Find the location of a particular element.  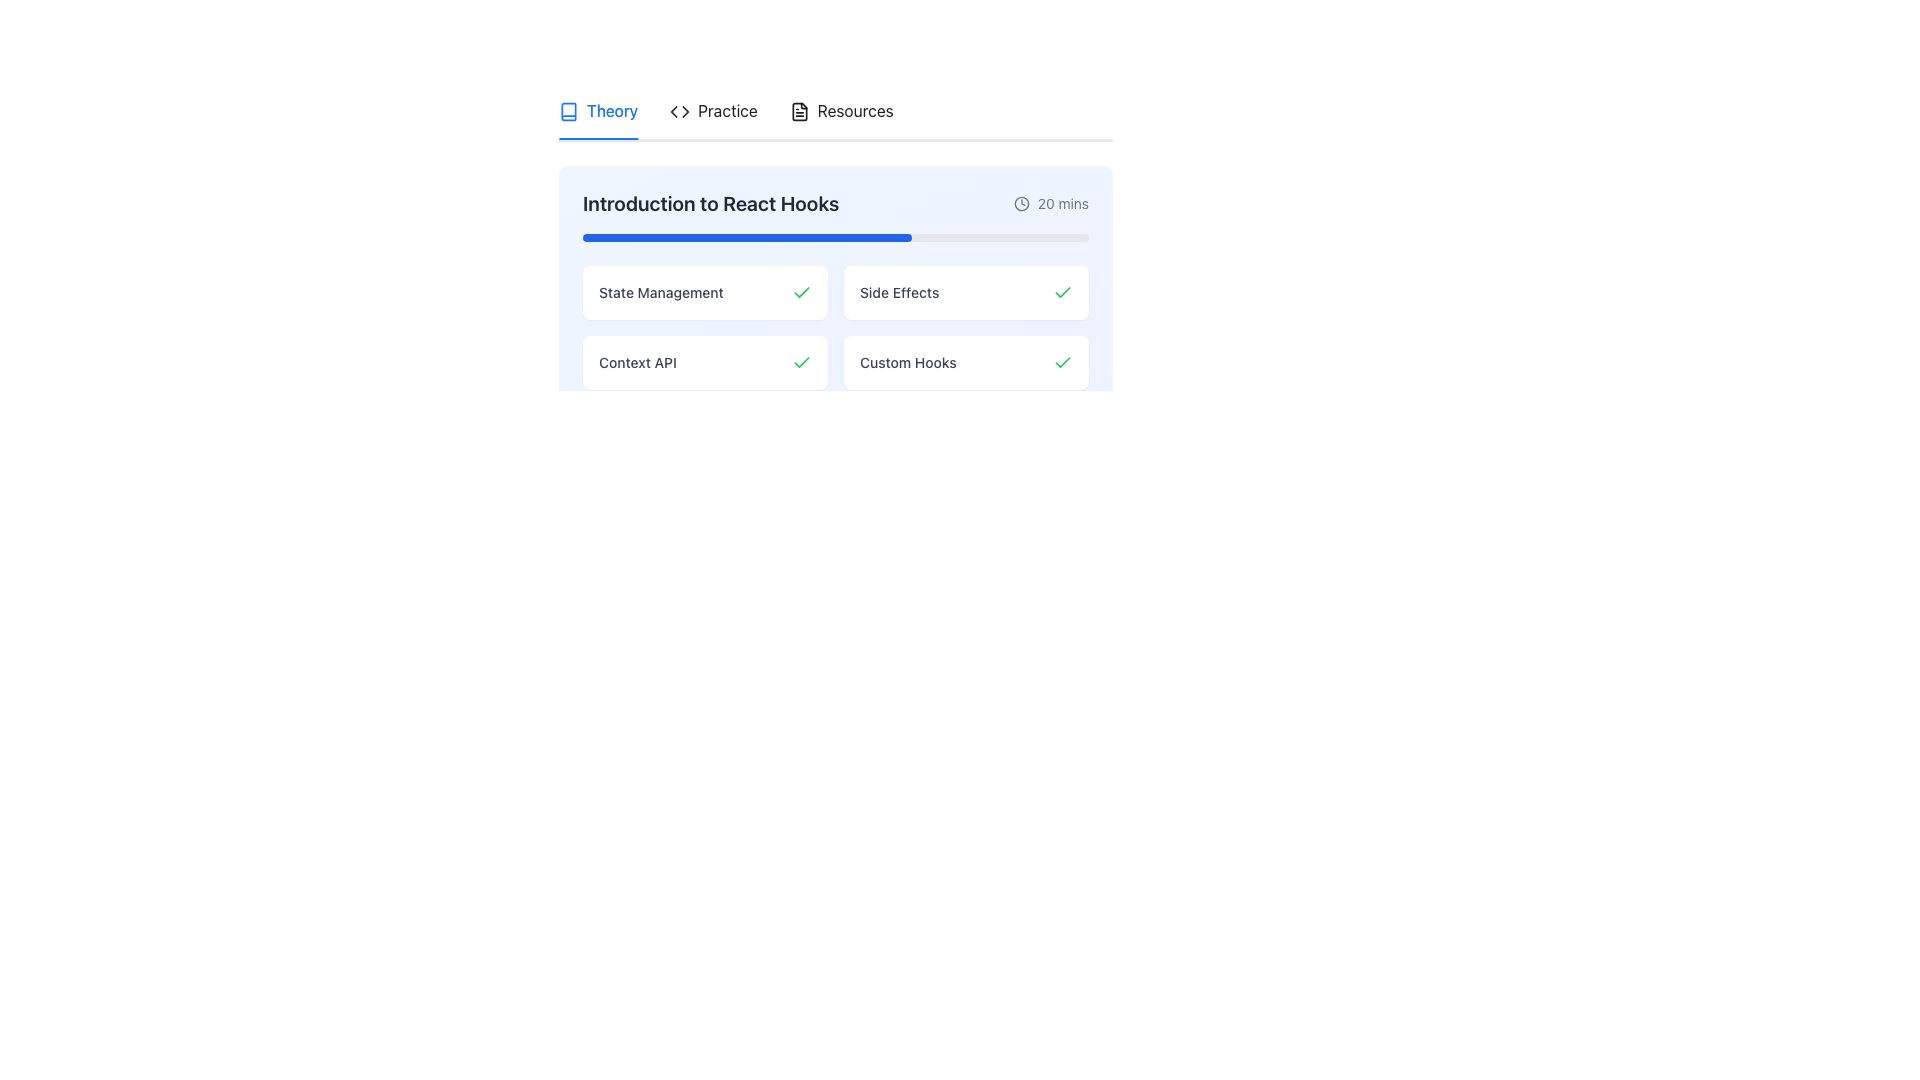

label displaying 'State Management' with a green checkmark icon located in the top-left corner of the section below 'Introduction to React Hooks' is located at coordinates (705, 293).